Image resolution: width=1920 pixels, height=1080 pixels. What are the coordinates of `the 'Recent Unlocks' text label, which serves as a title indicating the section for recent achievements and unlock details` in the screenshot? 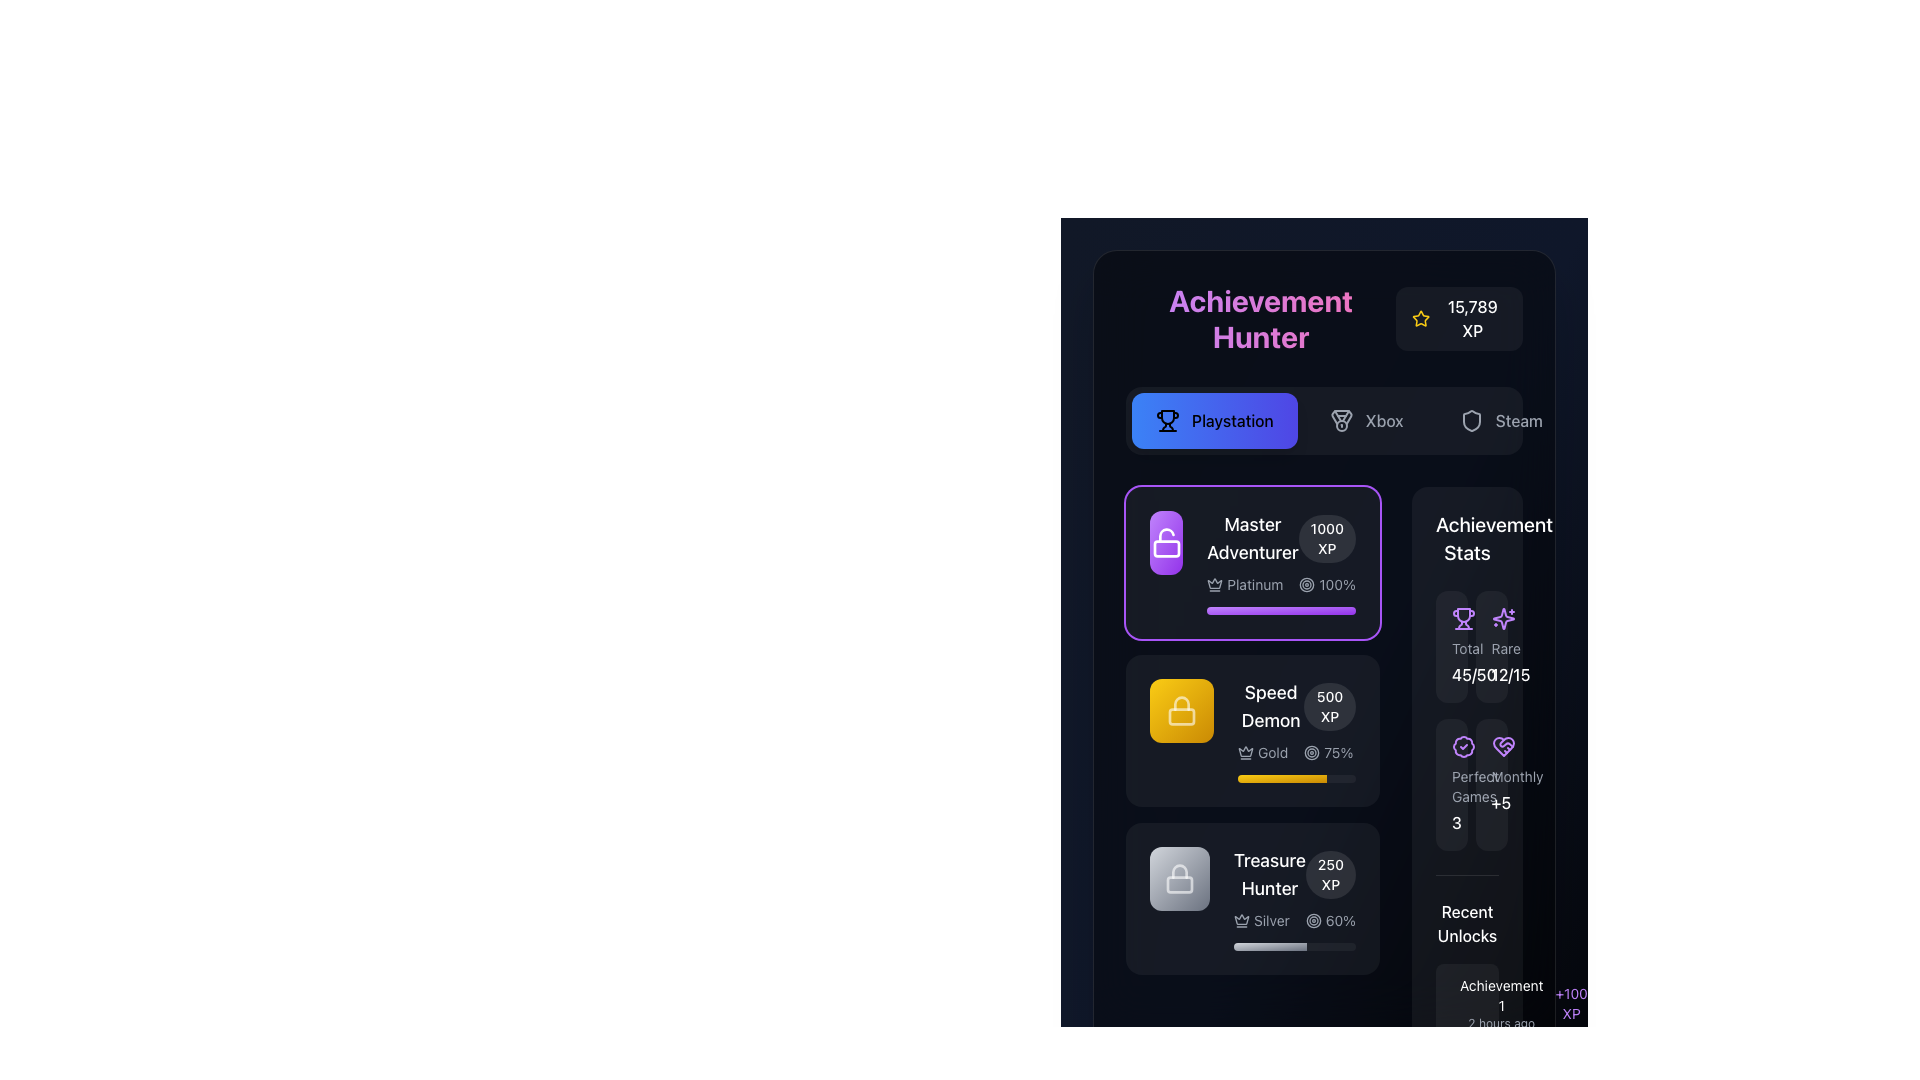 It's located at (1467, 924).